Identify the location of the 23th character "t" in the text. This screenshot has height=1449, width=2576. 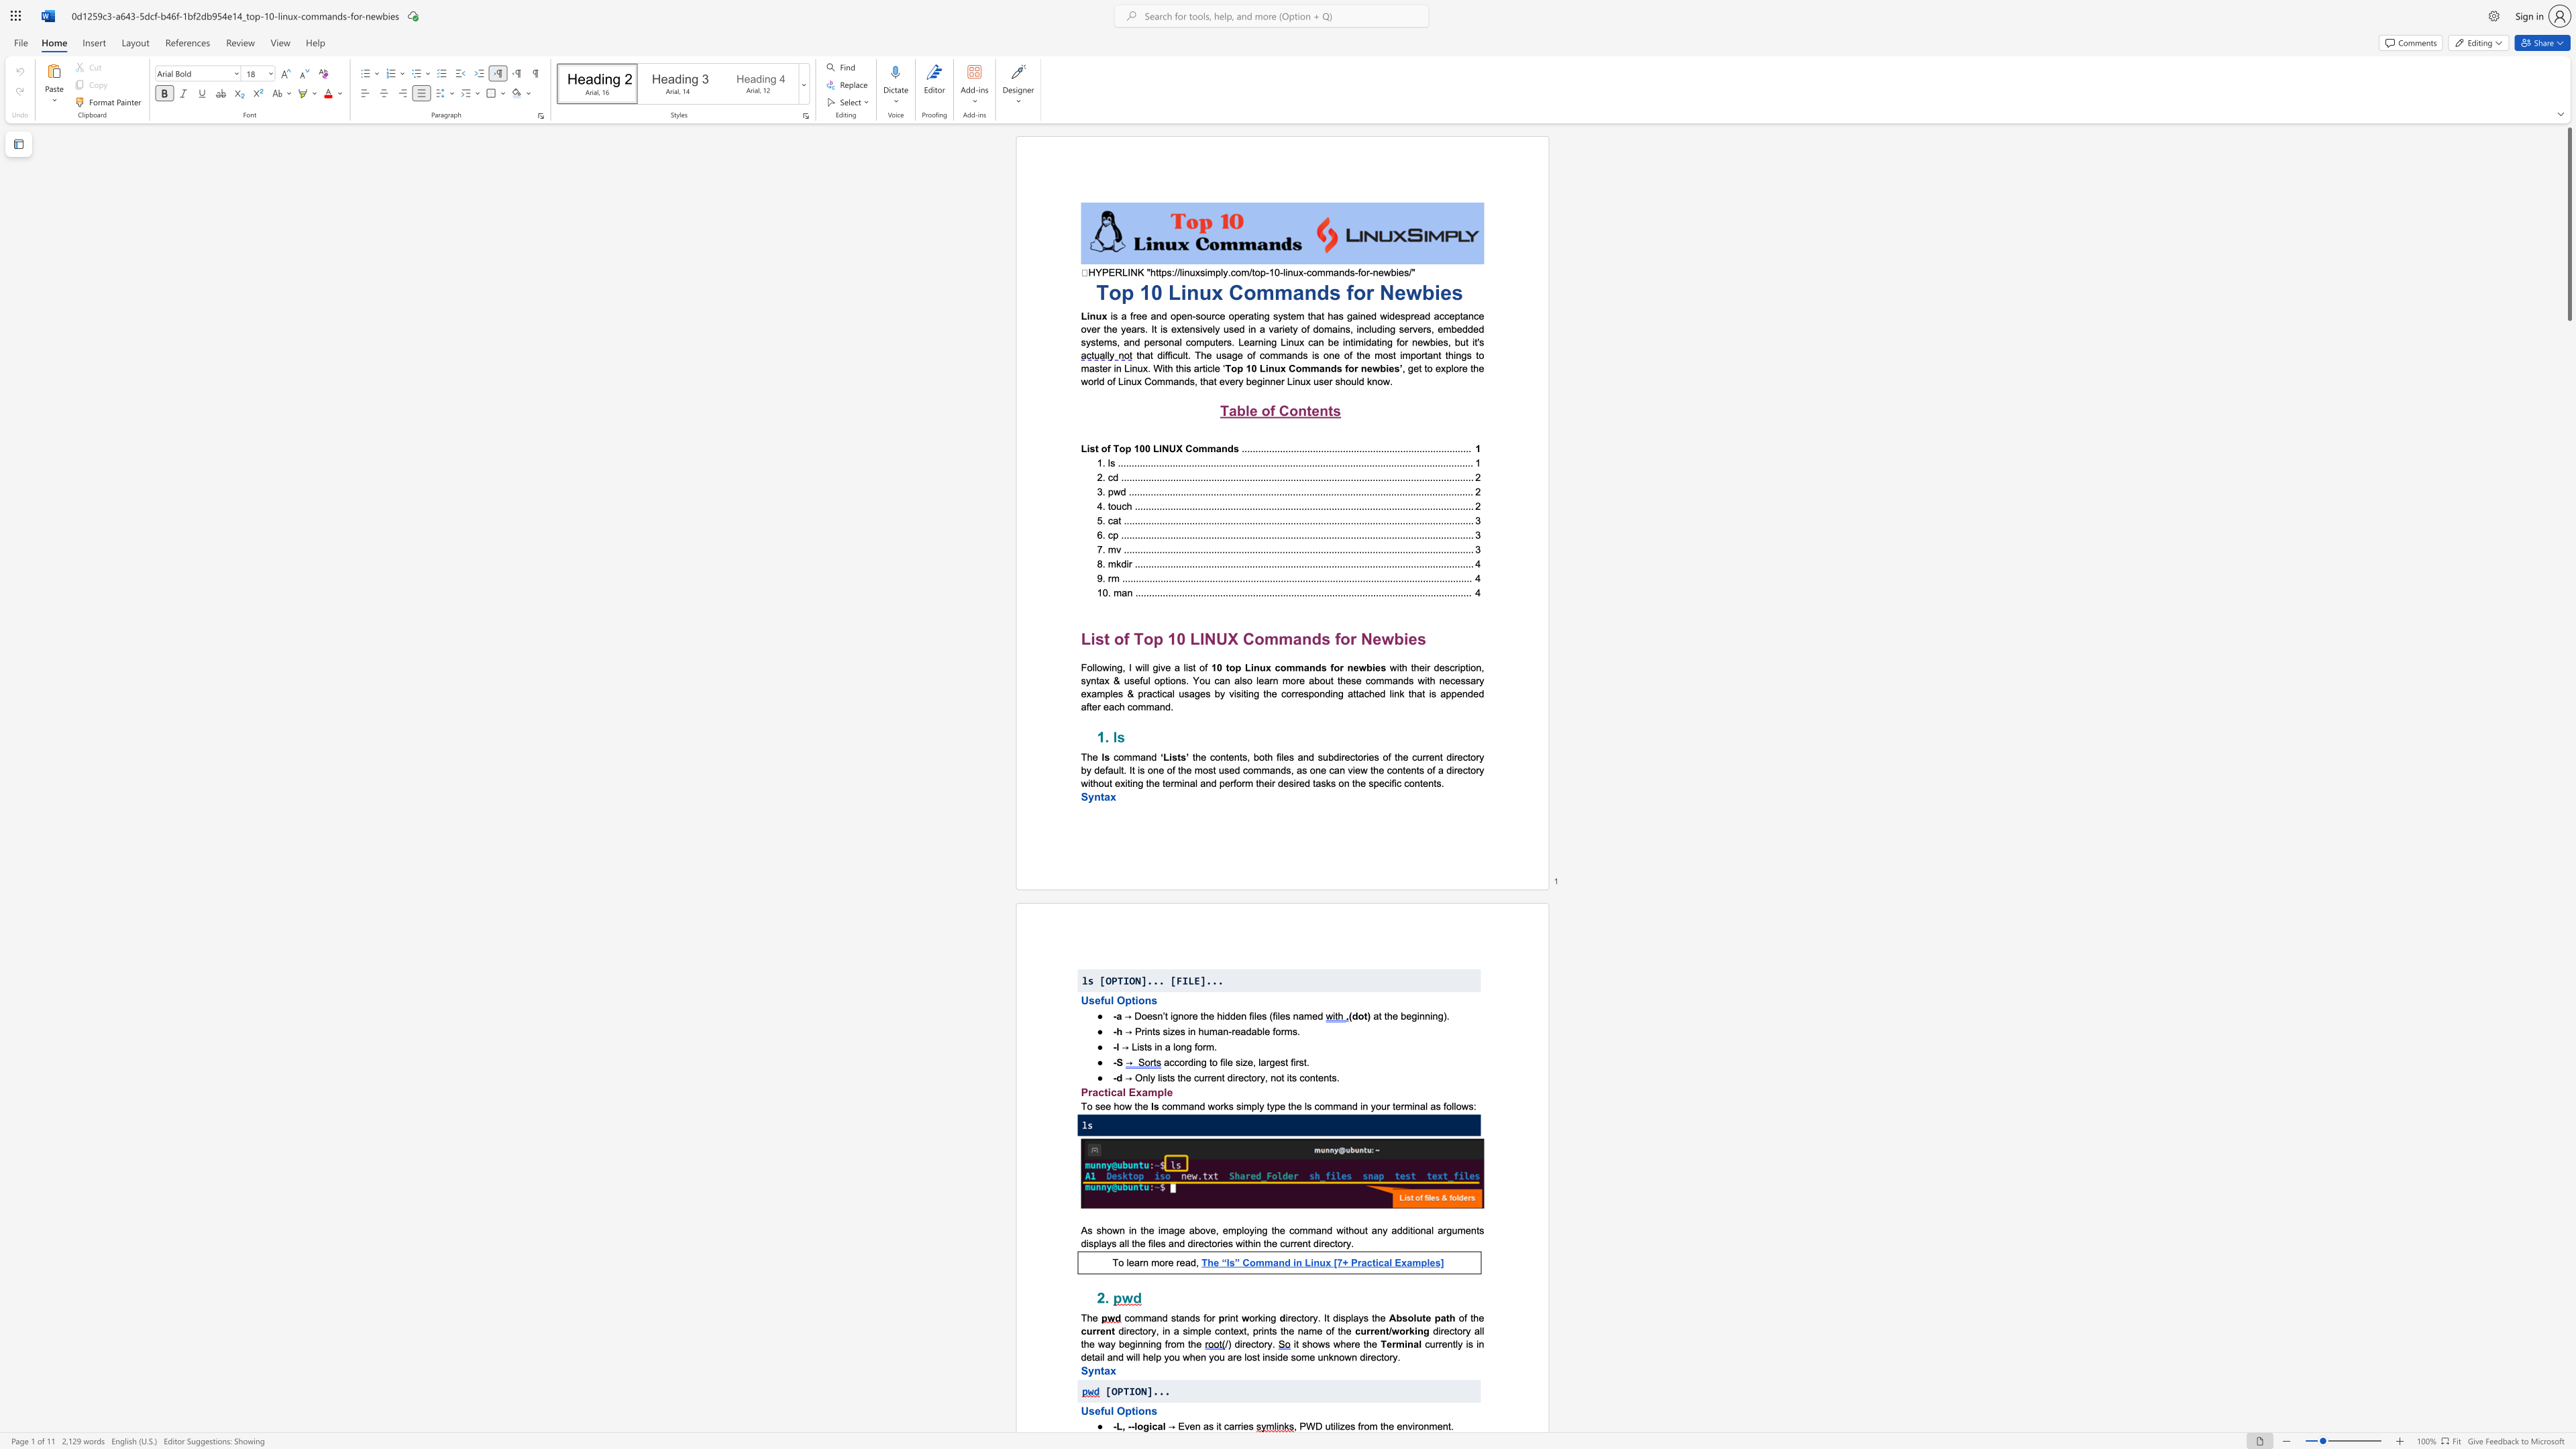
(1313, 782).